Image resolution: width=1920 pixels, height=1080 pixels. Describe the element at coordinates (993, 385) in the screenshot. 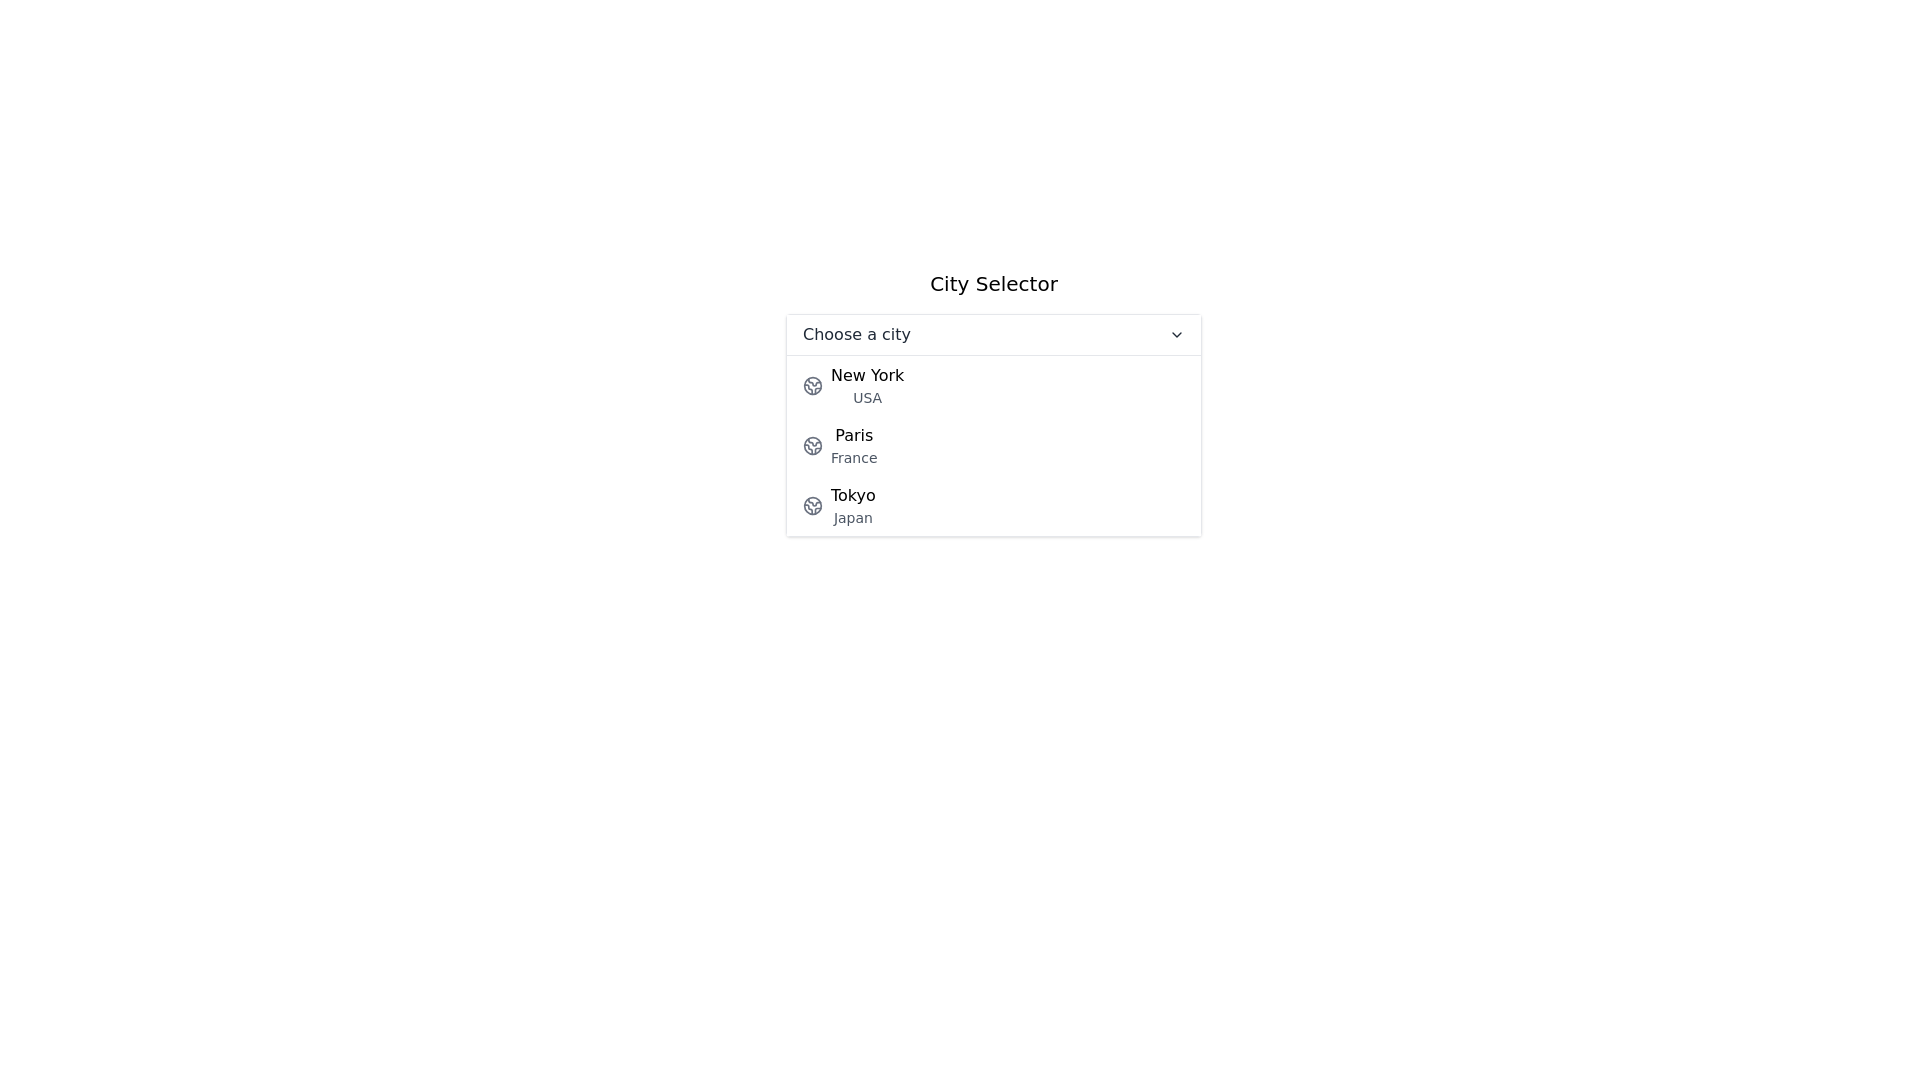

I see `the 'New York' location option in the dropdown menu` at that location.